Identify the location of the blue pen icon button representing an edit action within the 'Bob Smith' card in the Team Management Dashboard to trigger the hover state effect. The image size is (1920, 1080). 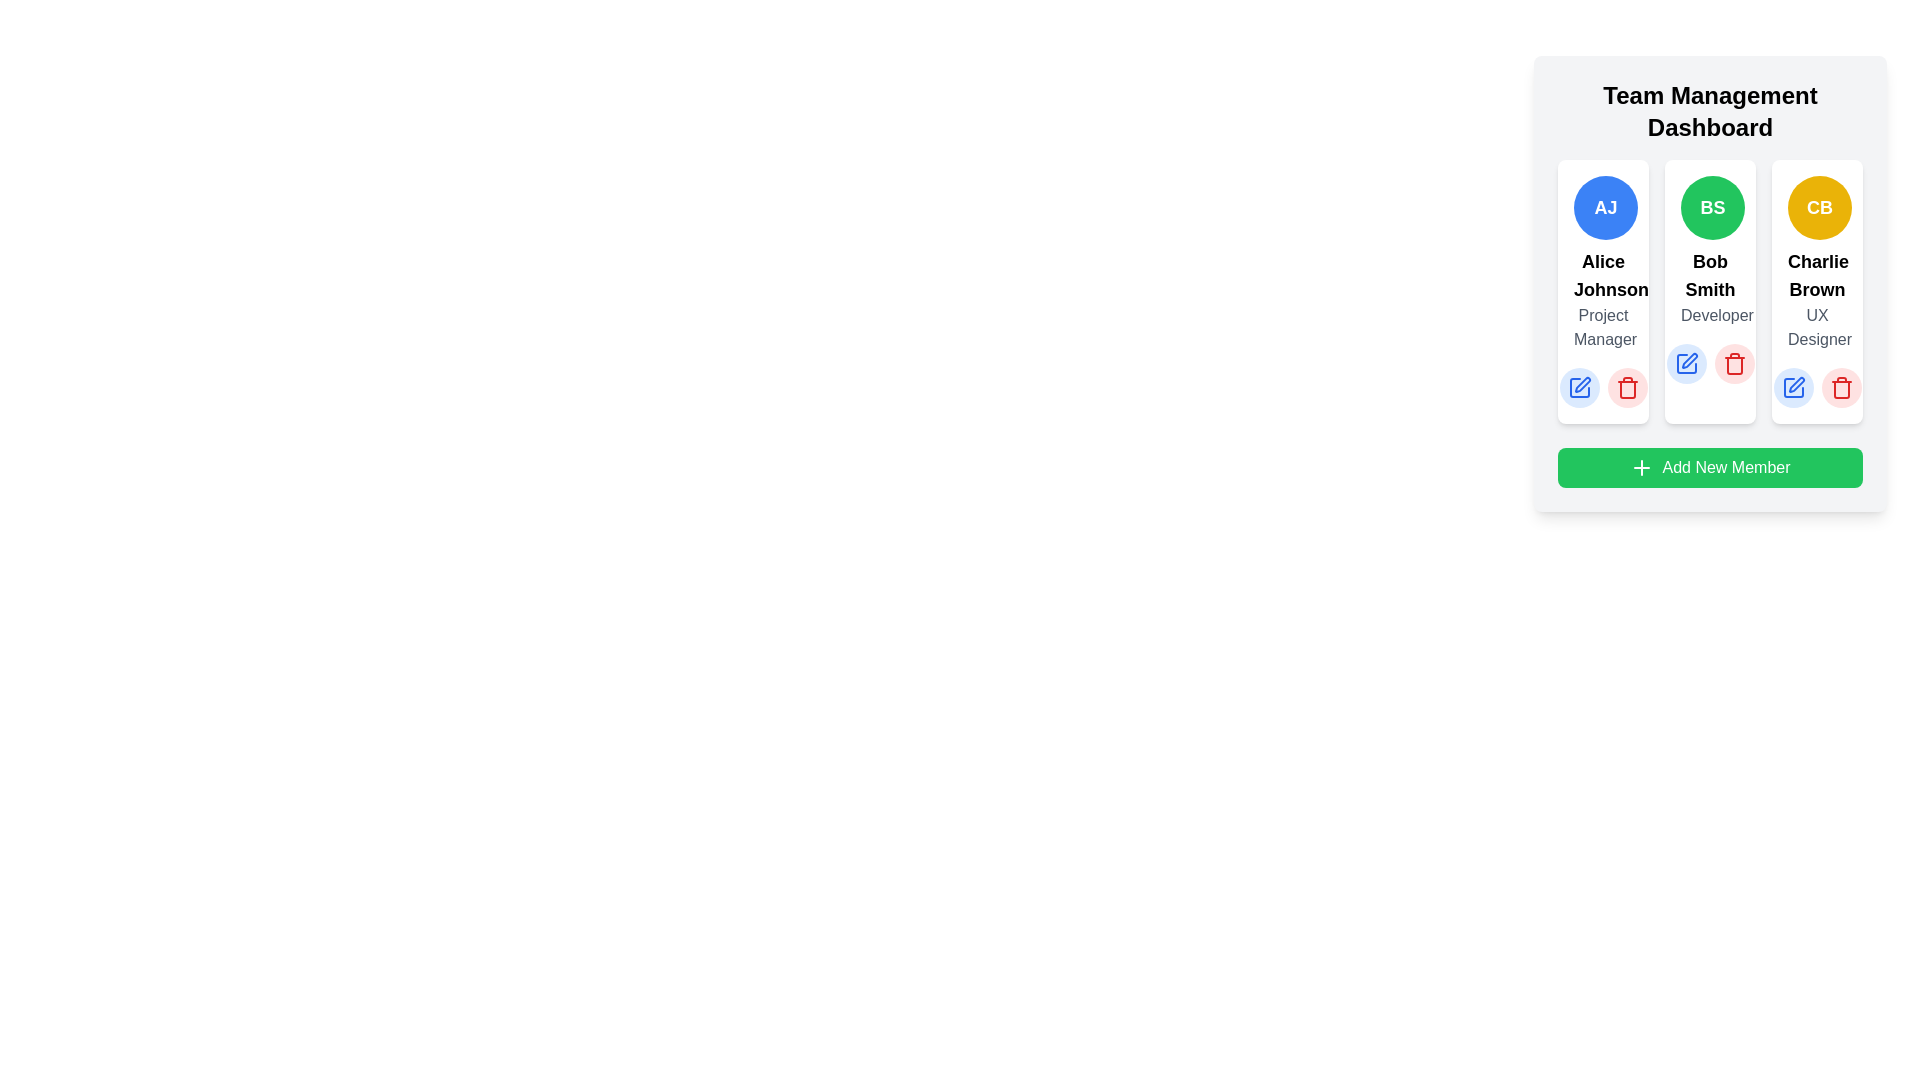
(1685, 363).